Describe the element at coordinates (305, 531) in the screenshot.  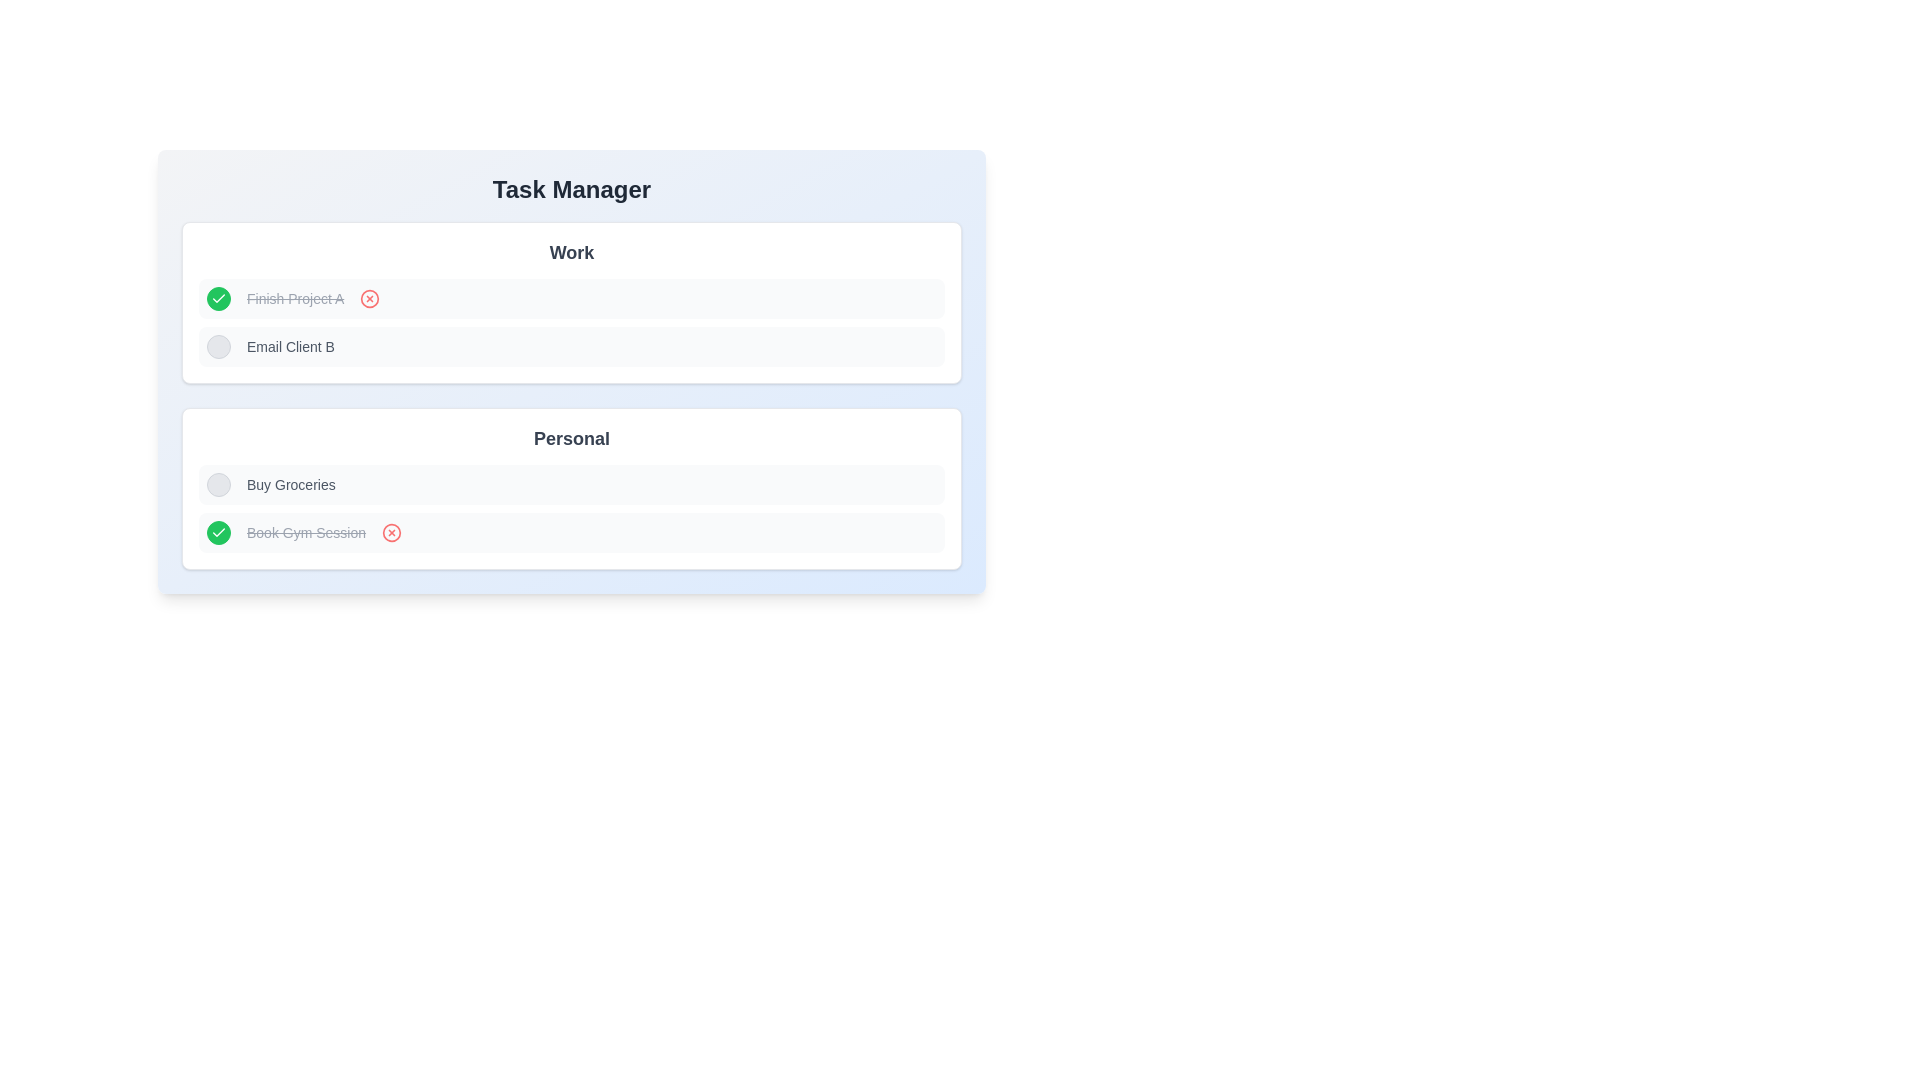
I see `the text element styled with a strikethrough effect that reads 'Book Gym Session', indicating a completed or canceled task in the Personal category task list` at that location.